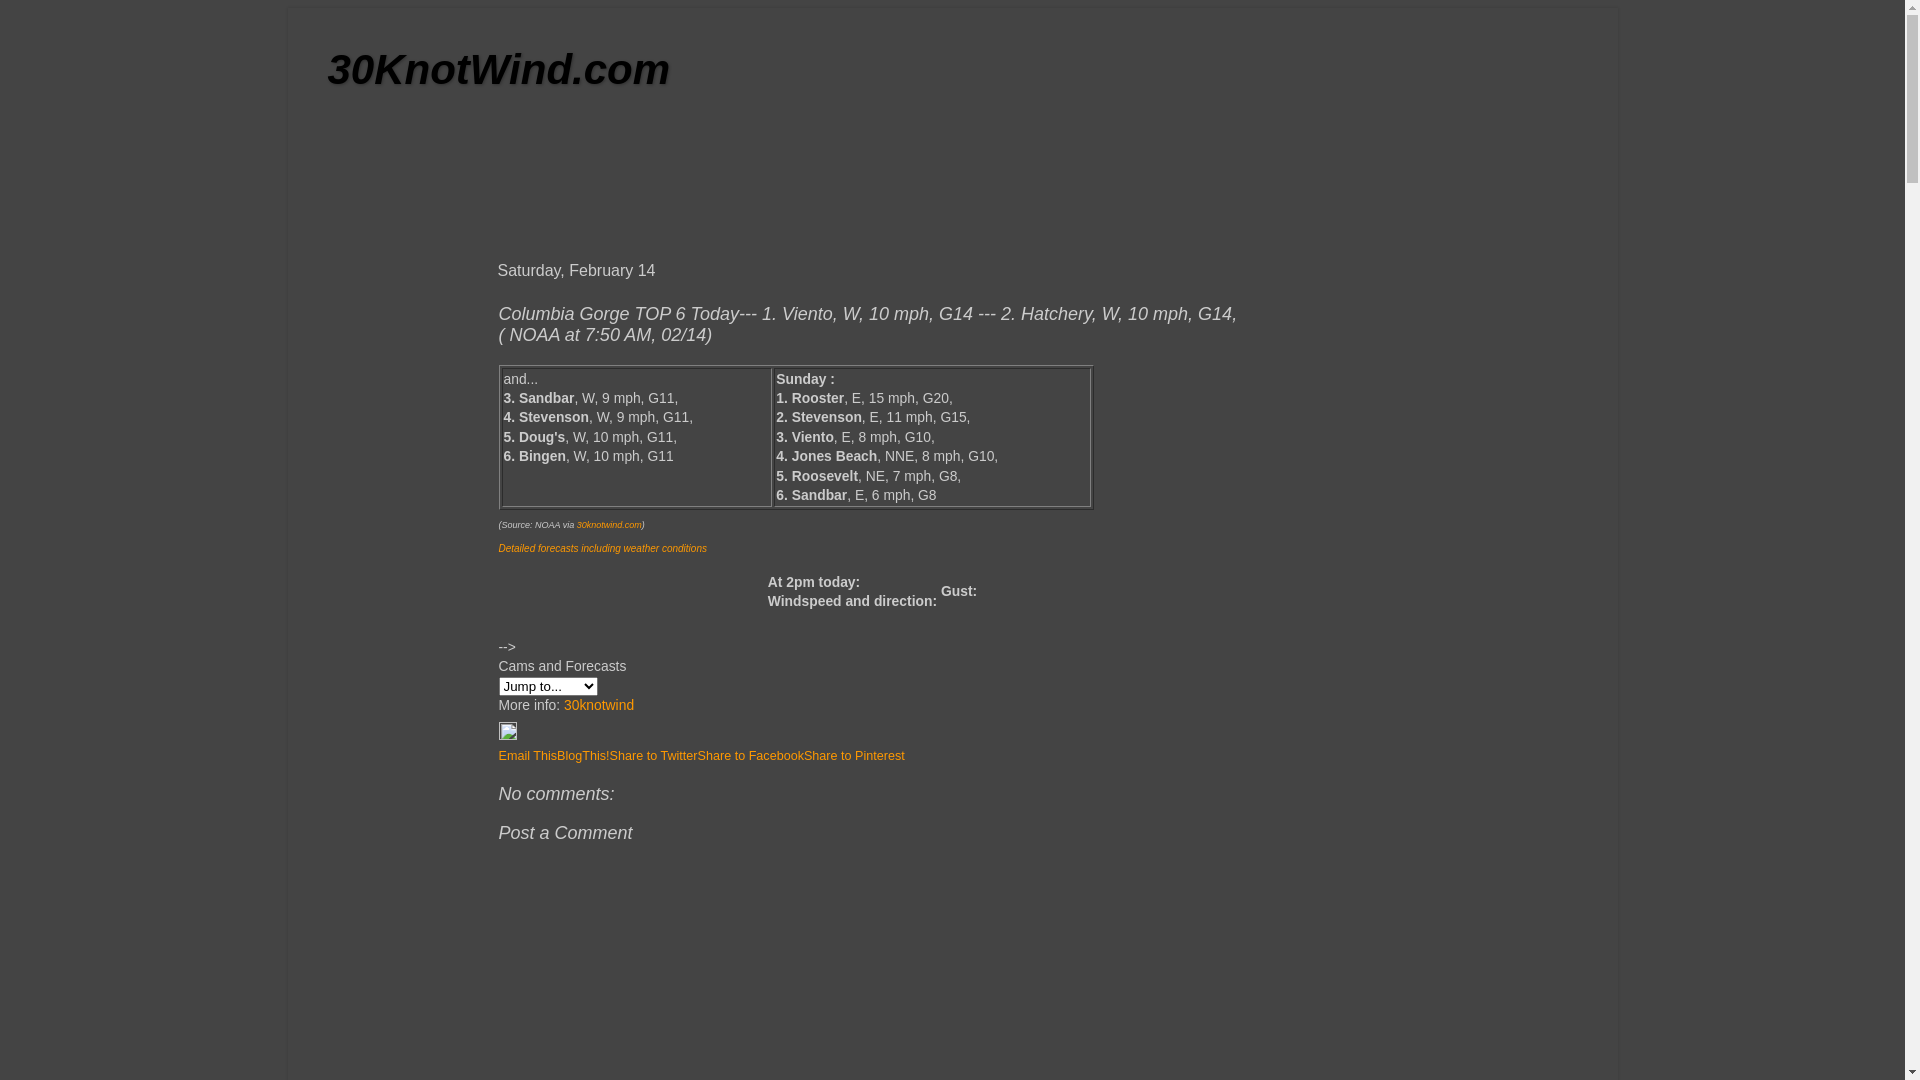 This screenshot has width=1920, height=1080. Describe the element at coordinates (582, 756) in the screenshot. I see `'BlogThis!'` at that location.